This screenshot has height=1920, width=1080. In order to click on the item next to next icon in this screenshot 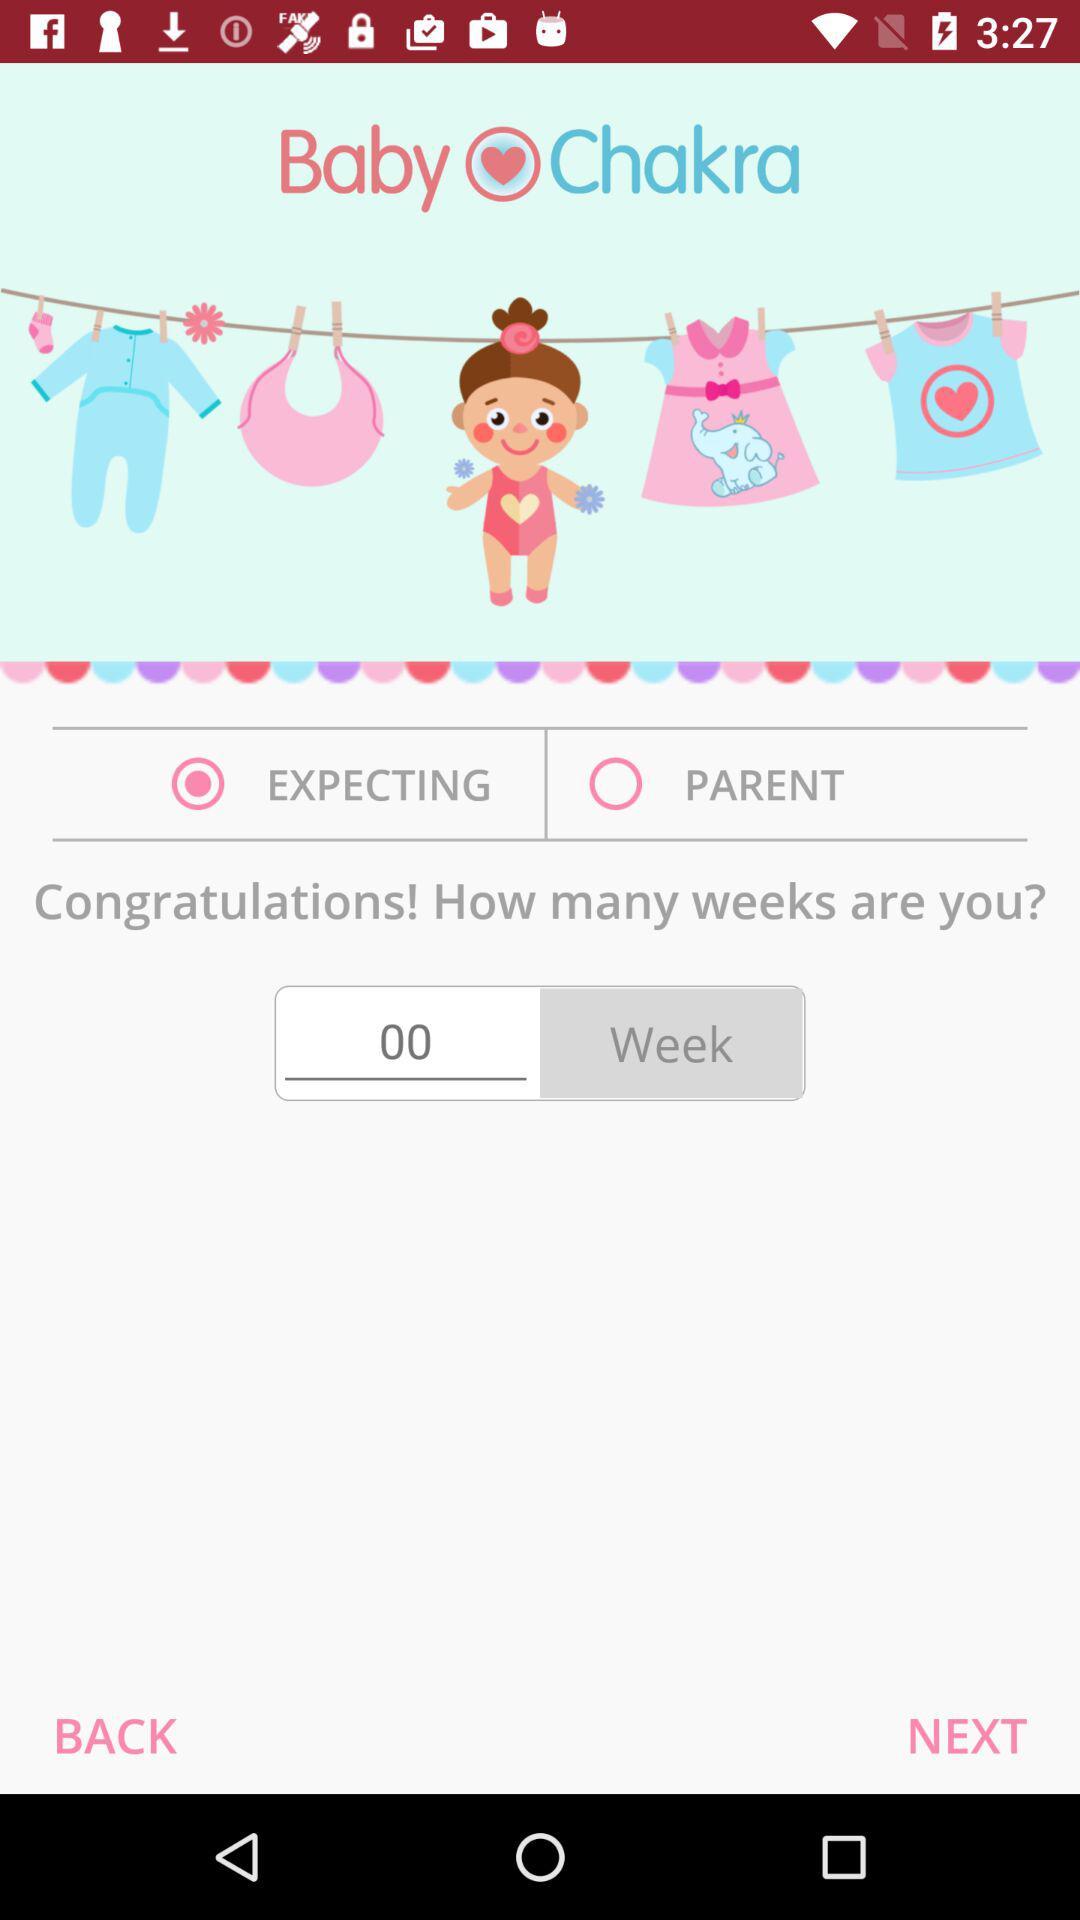, I will do `click(114, 1734)`.